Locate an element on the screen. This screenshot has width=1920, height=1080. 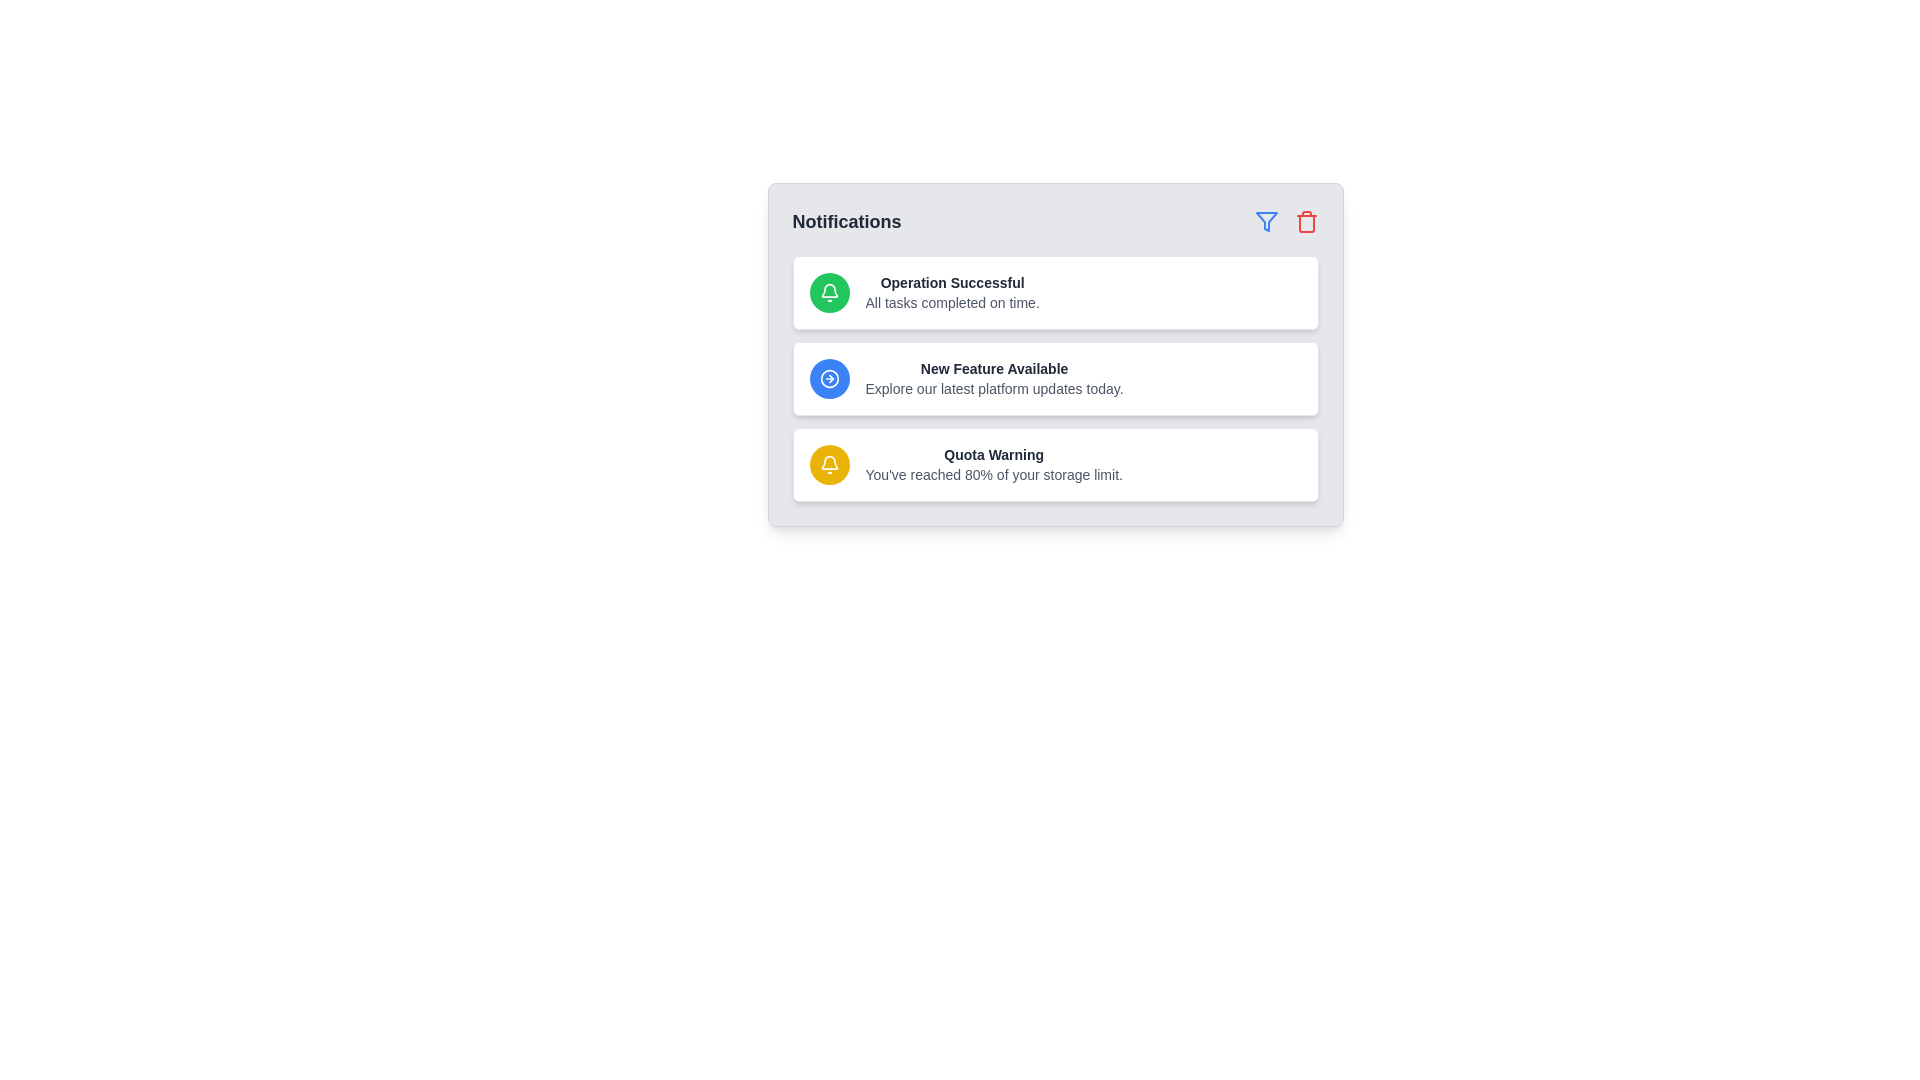
text of the Text label in the first notification card that conveys the status or title of the notification is located at coordinates (951, 282).